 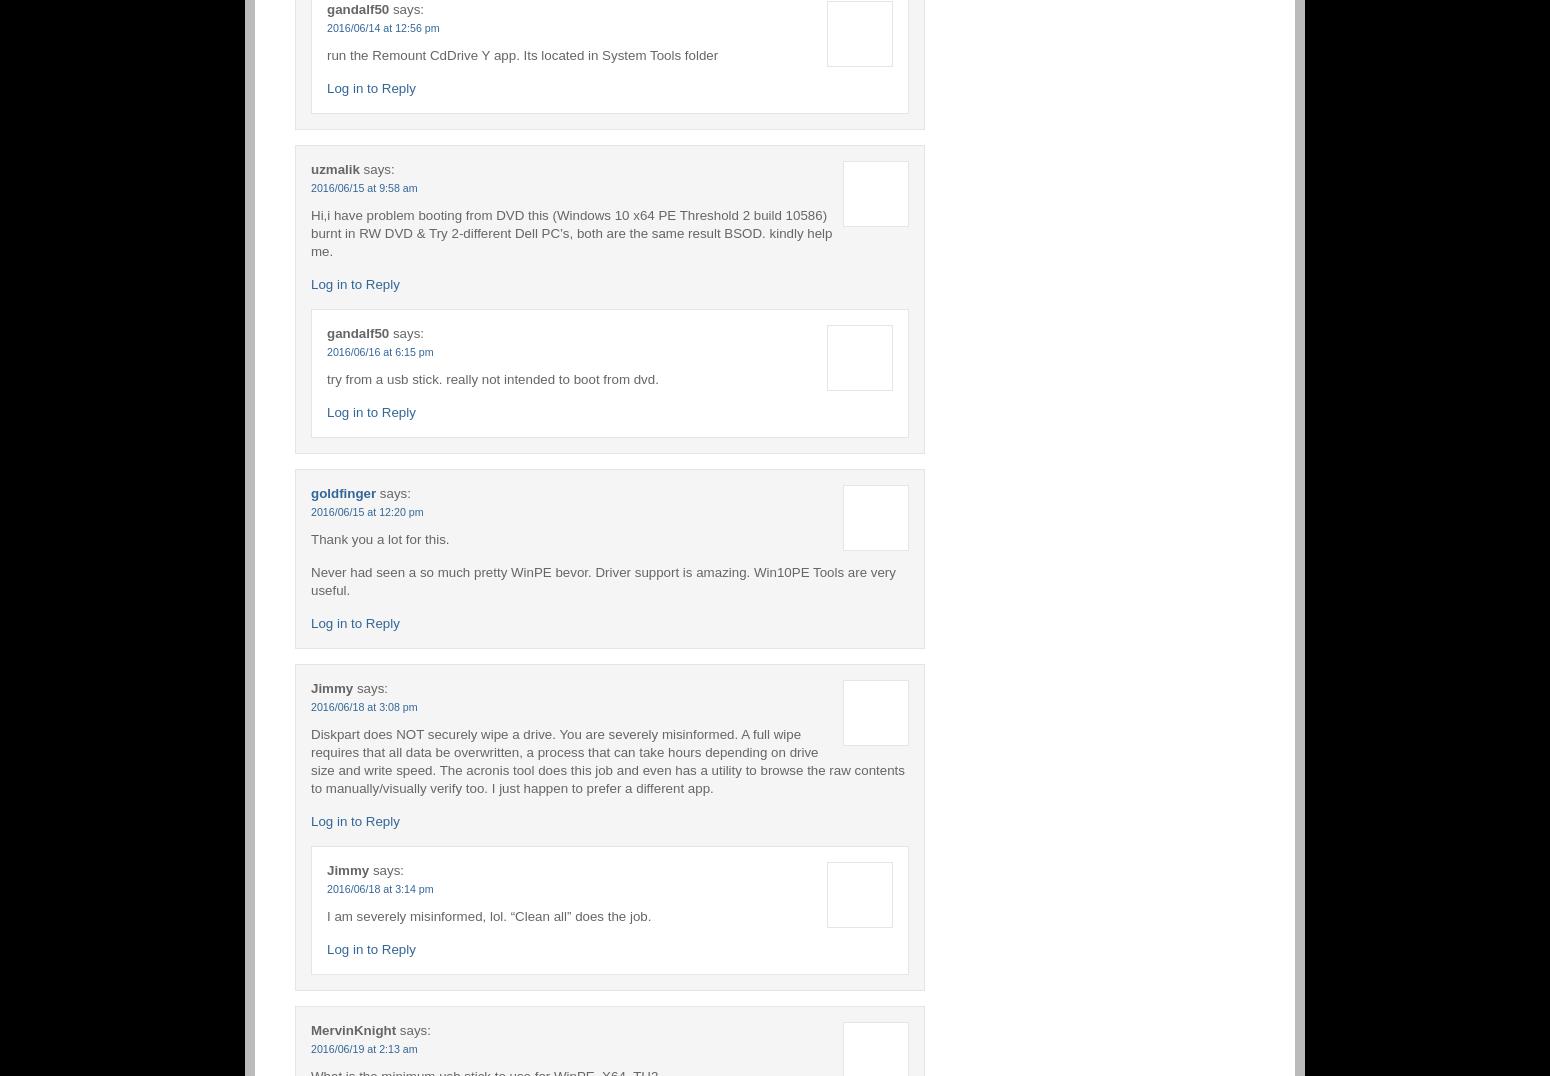 I want to click on '2016/06/14 at 12:56 pm', so click(x=382, y=26).